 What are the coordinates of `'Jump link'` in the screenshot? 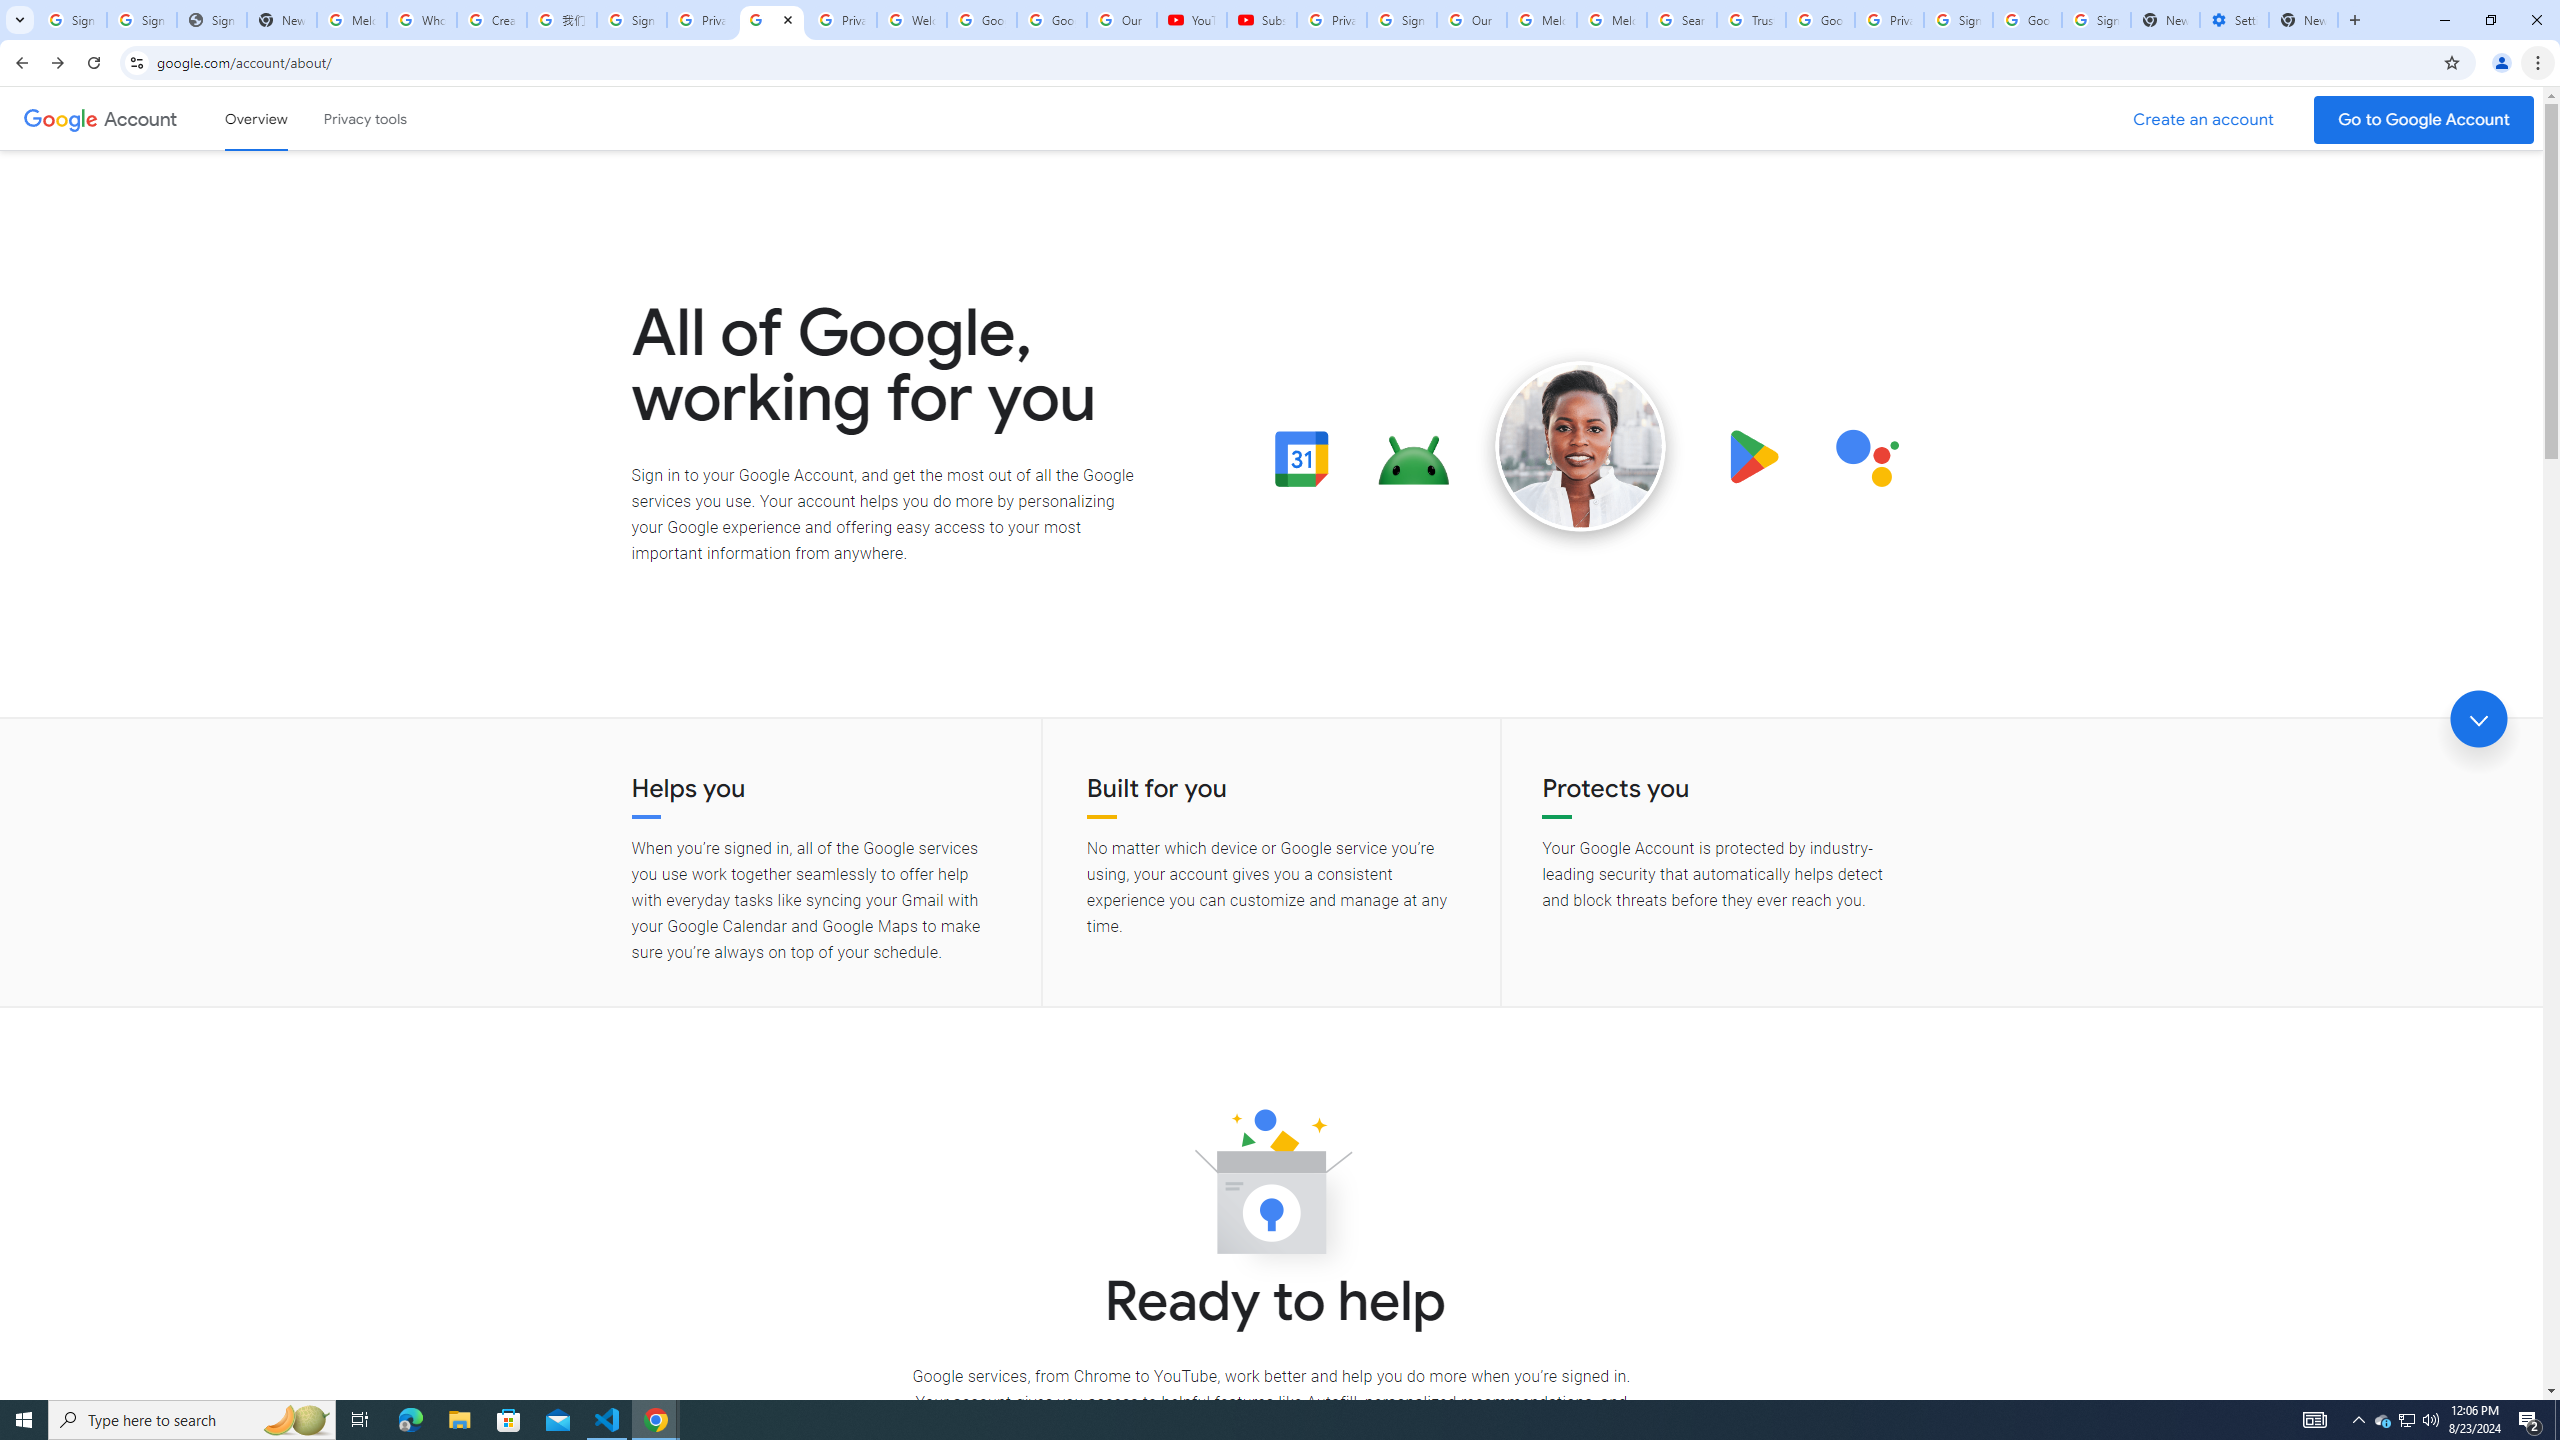 It's located at (2478, 719).